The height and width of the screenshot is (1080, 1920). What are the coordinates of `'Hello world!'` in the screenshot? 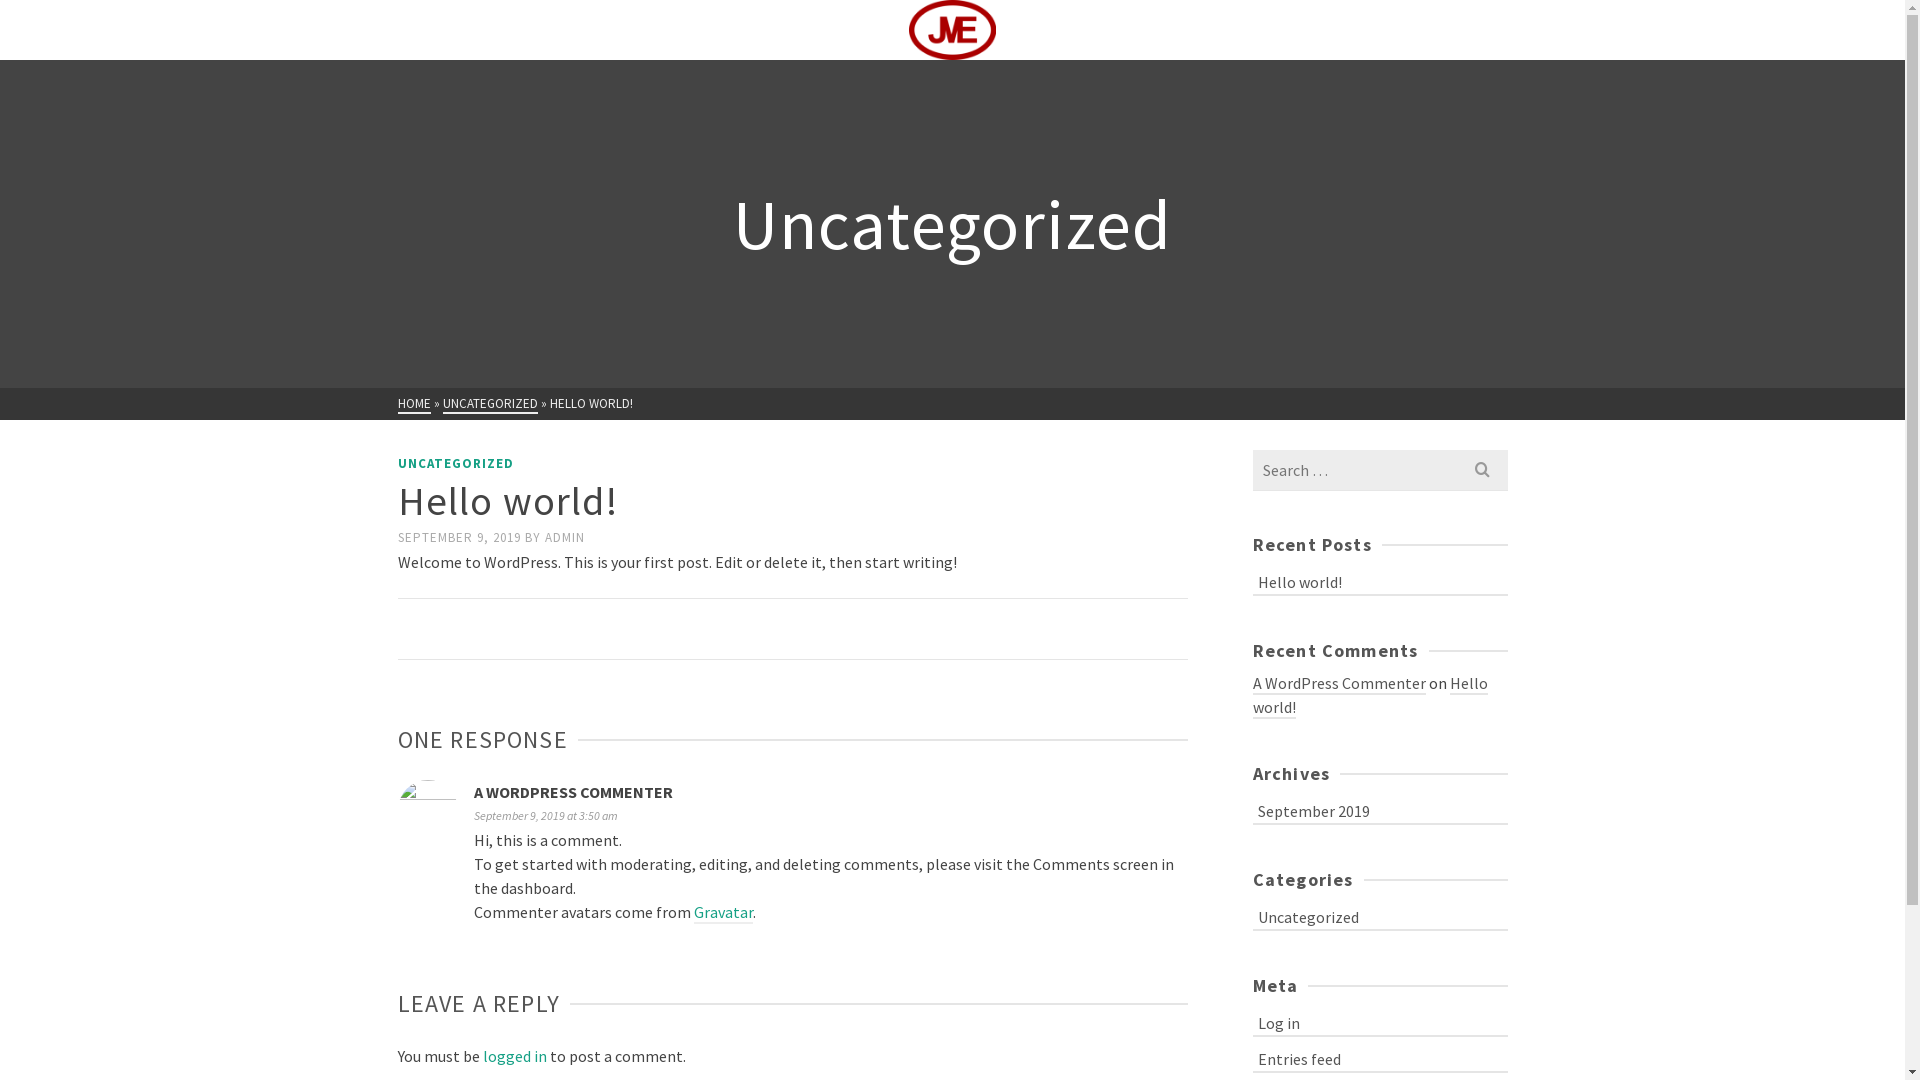 It's located at (1368, 694).